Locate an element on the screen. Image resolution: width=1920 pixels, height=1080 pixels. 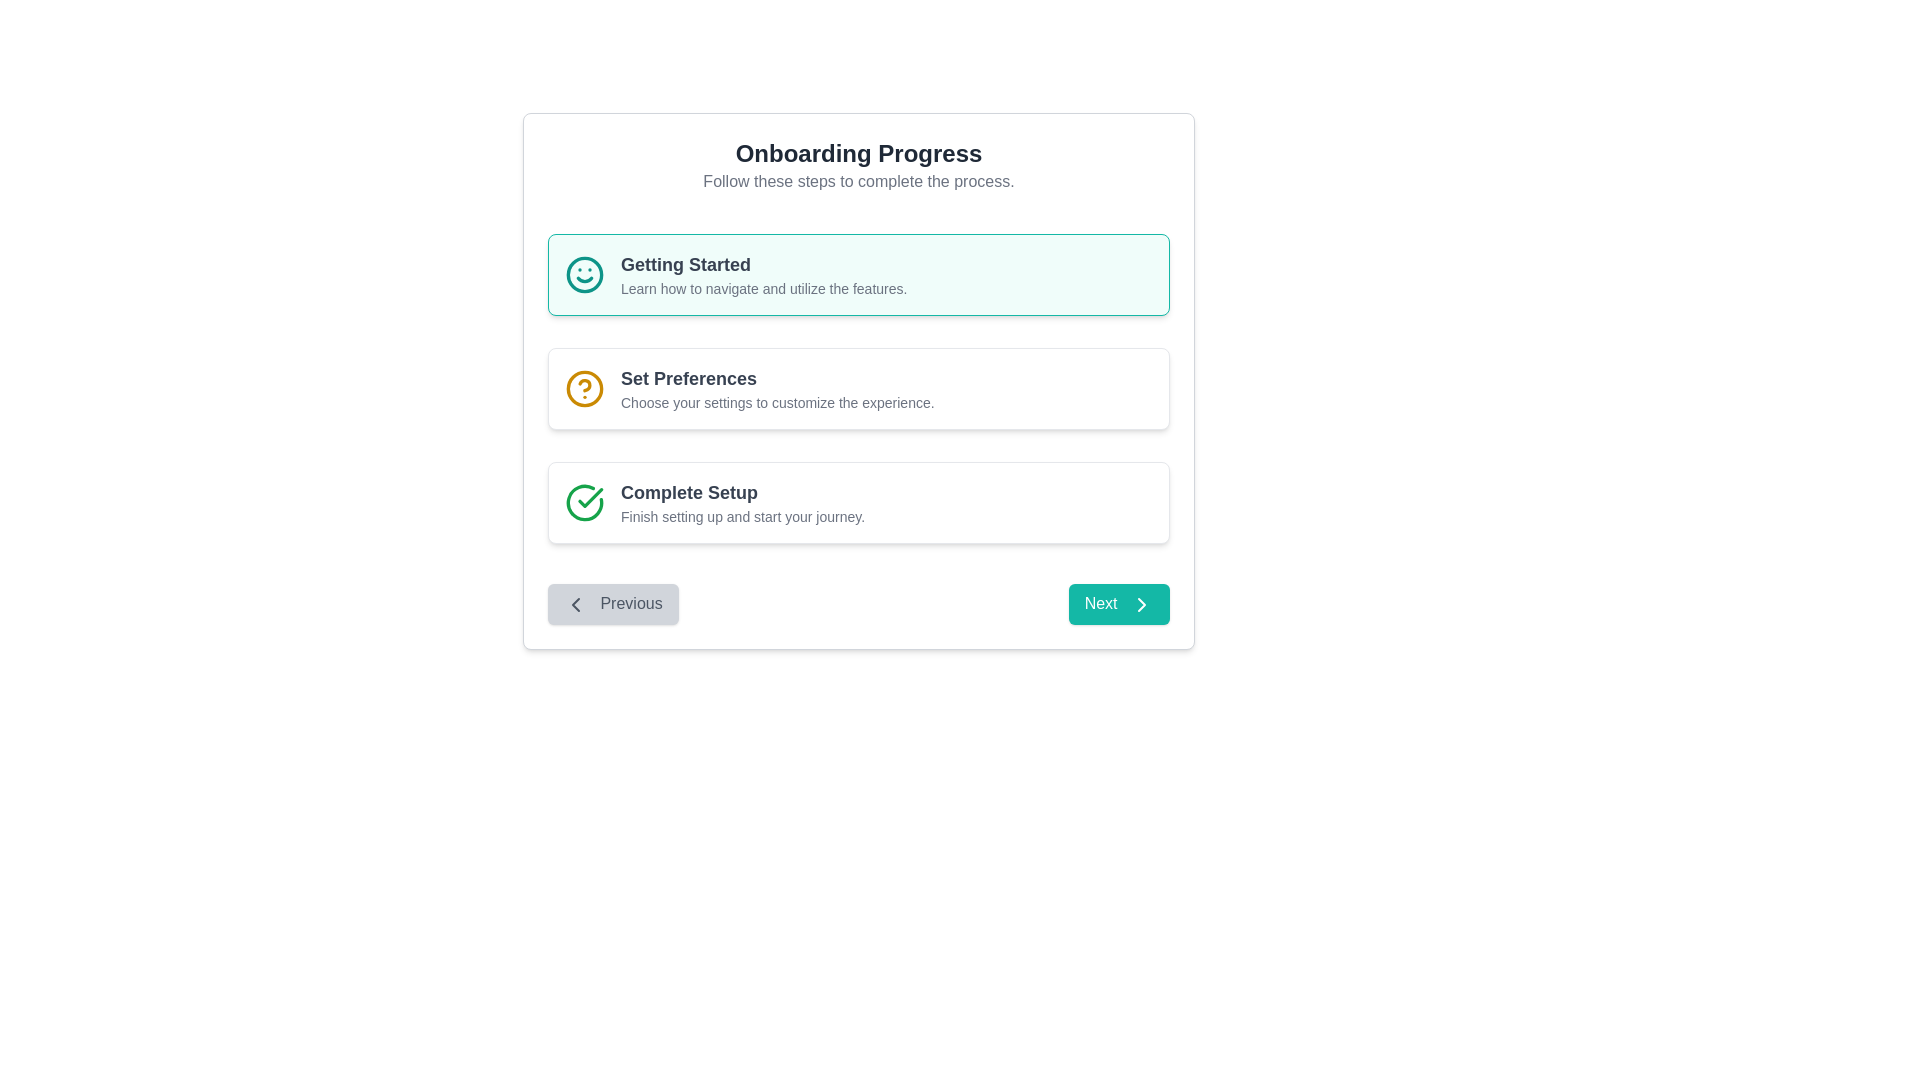
the 'Previous' button icon located at the bottom-left of the interface, which indicates navigation to the previous step in the process is located at coordinates (575, 603).